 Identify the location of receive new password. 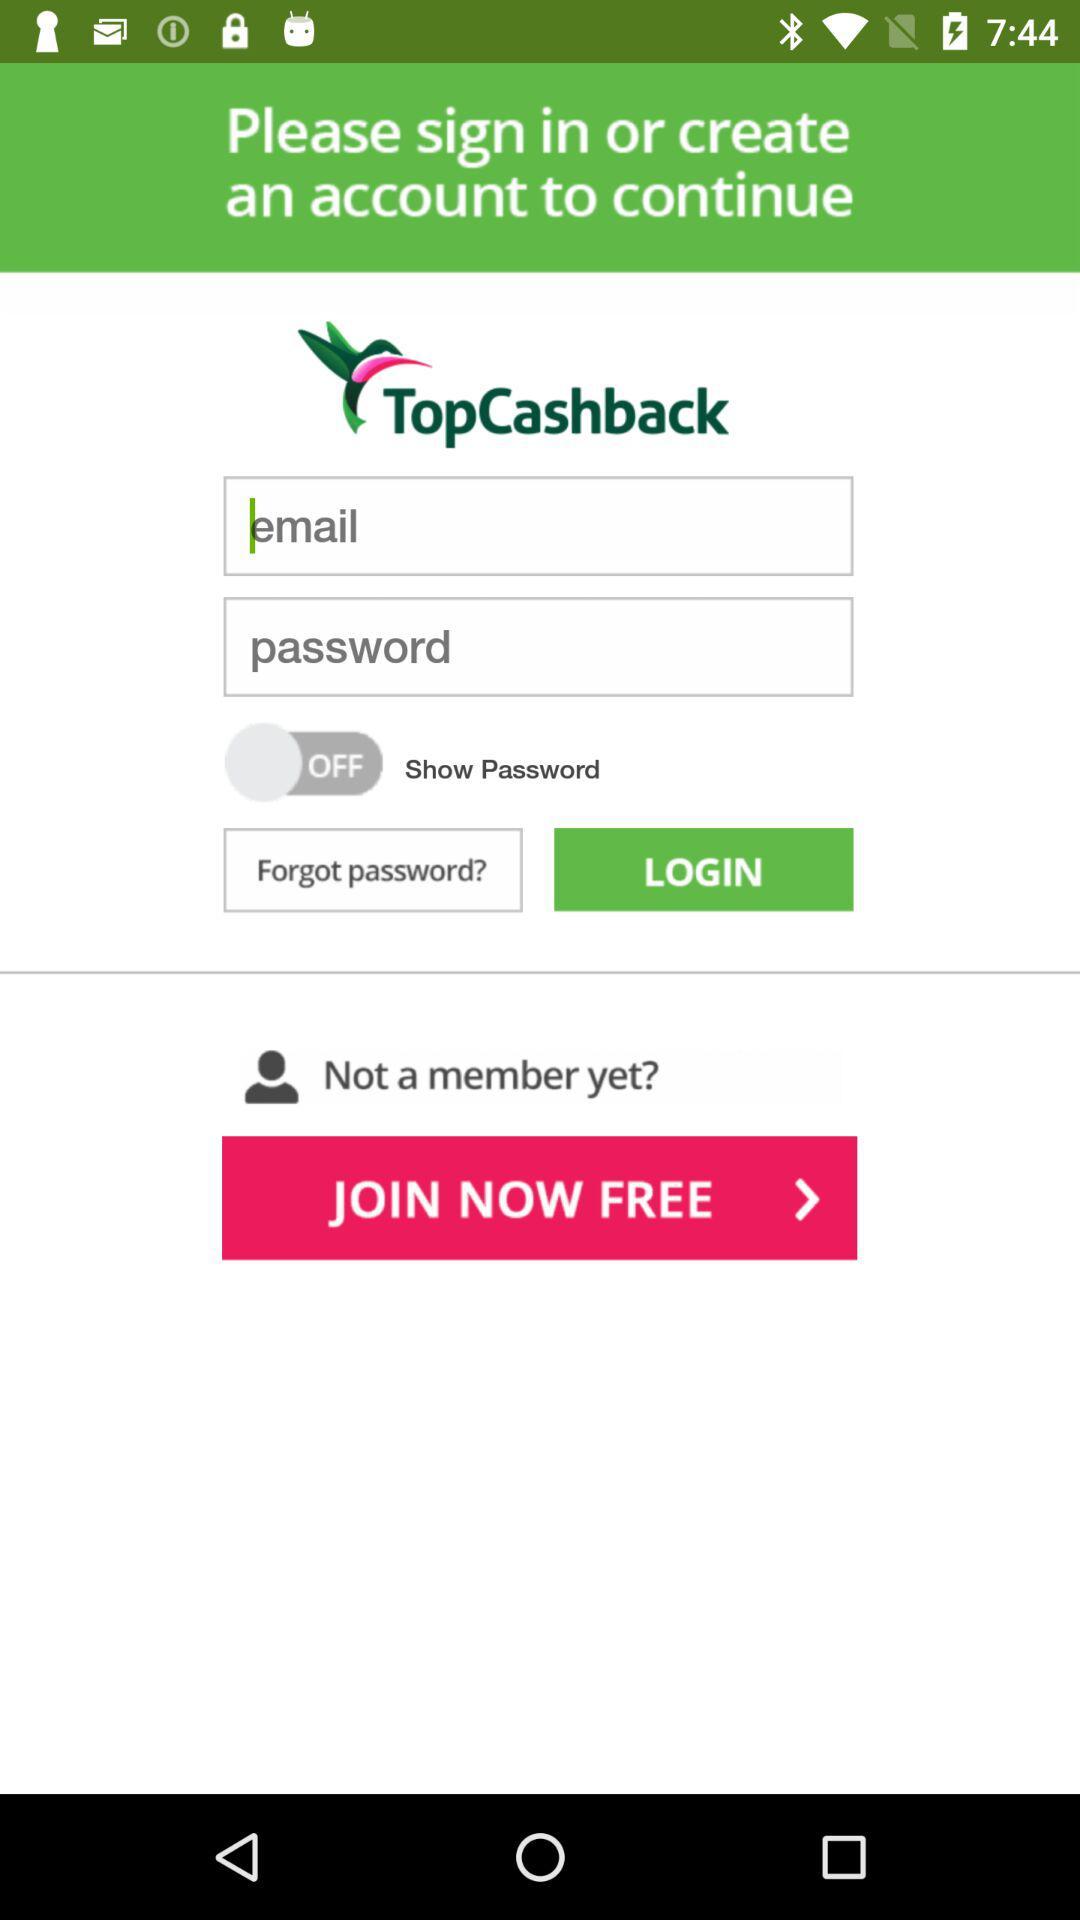
(373, 874).